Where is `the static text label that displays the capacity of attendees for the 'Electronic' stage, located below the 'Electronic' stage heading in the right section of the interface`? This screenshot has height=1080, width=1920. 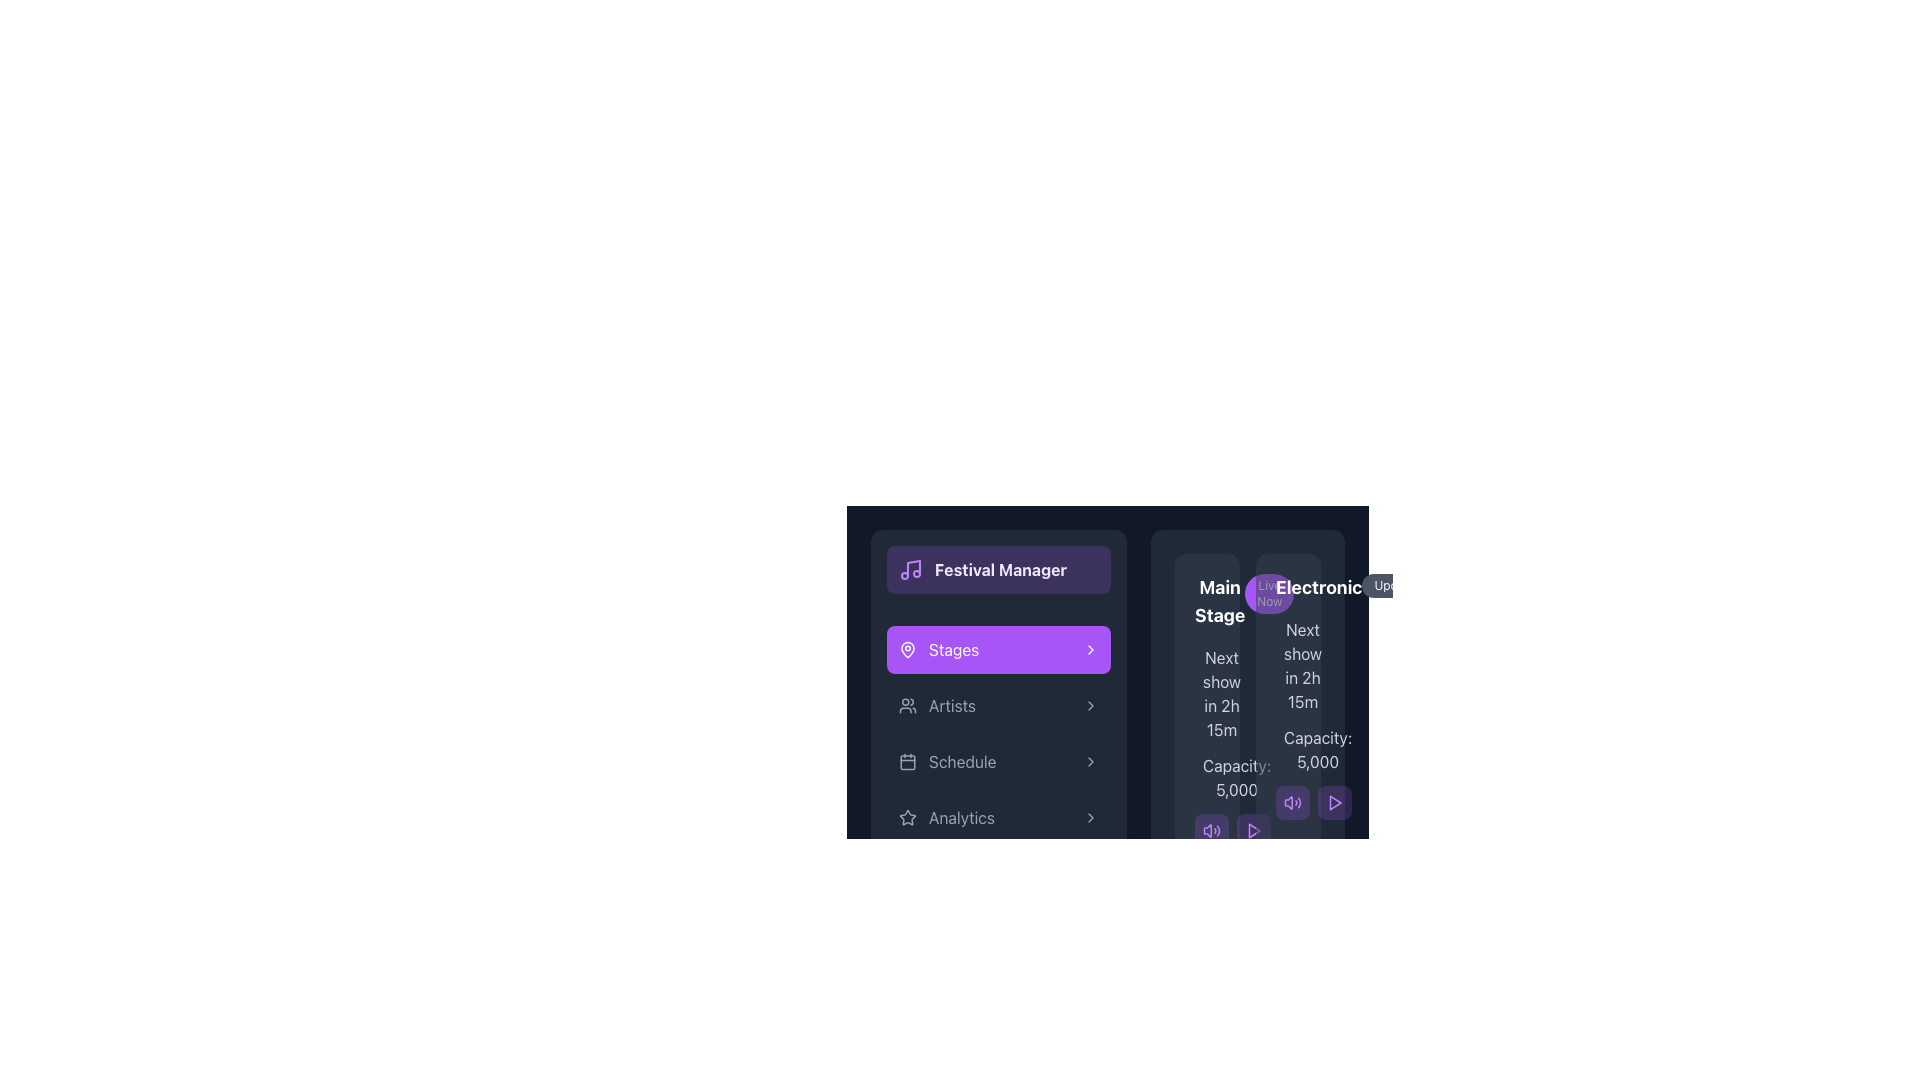
the static text label that displays the capacity of attendees for the 'Electronic' stage, located below the 'Electronic' stage heading in the right section of the interface is located at coordinates (1318, 749).